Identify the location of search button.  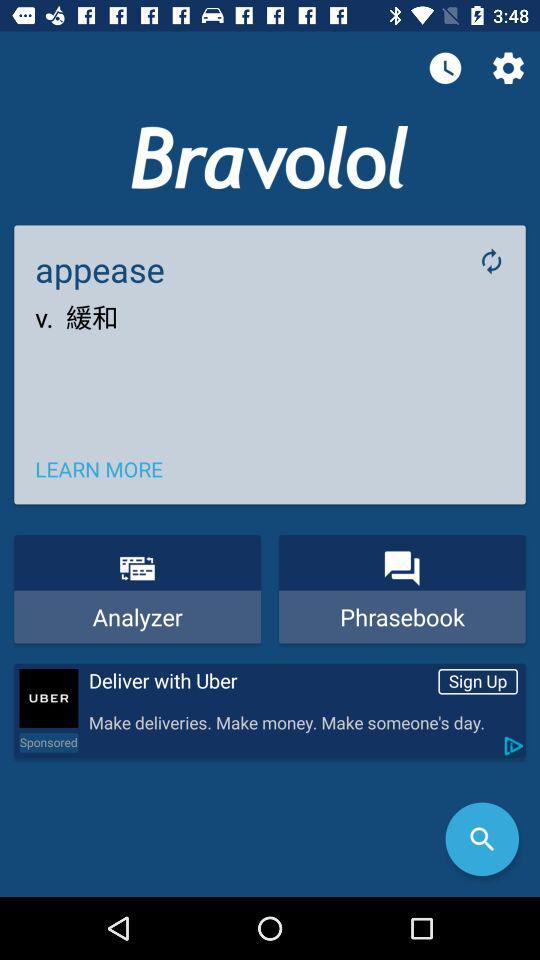
(481, 839).